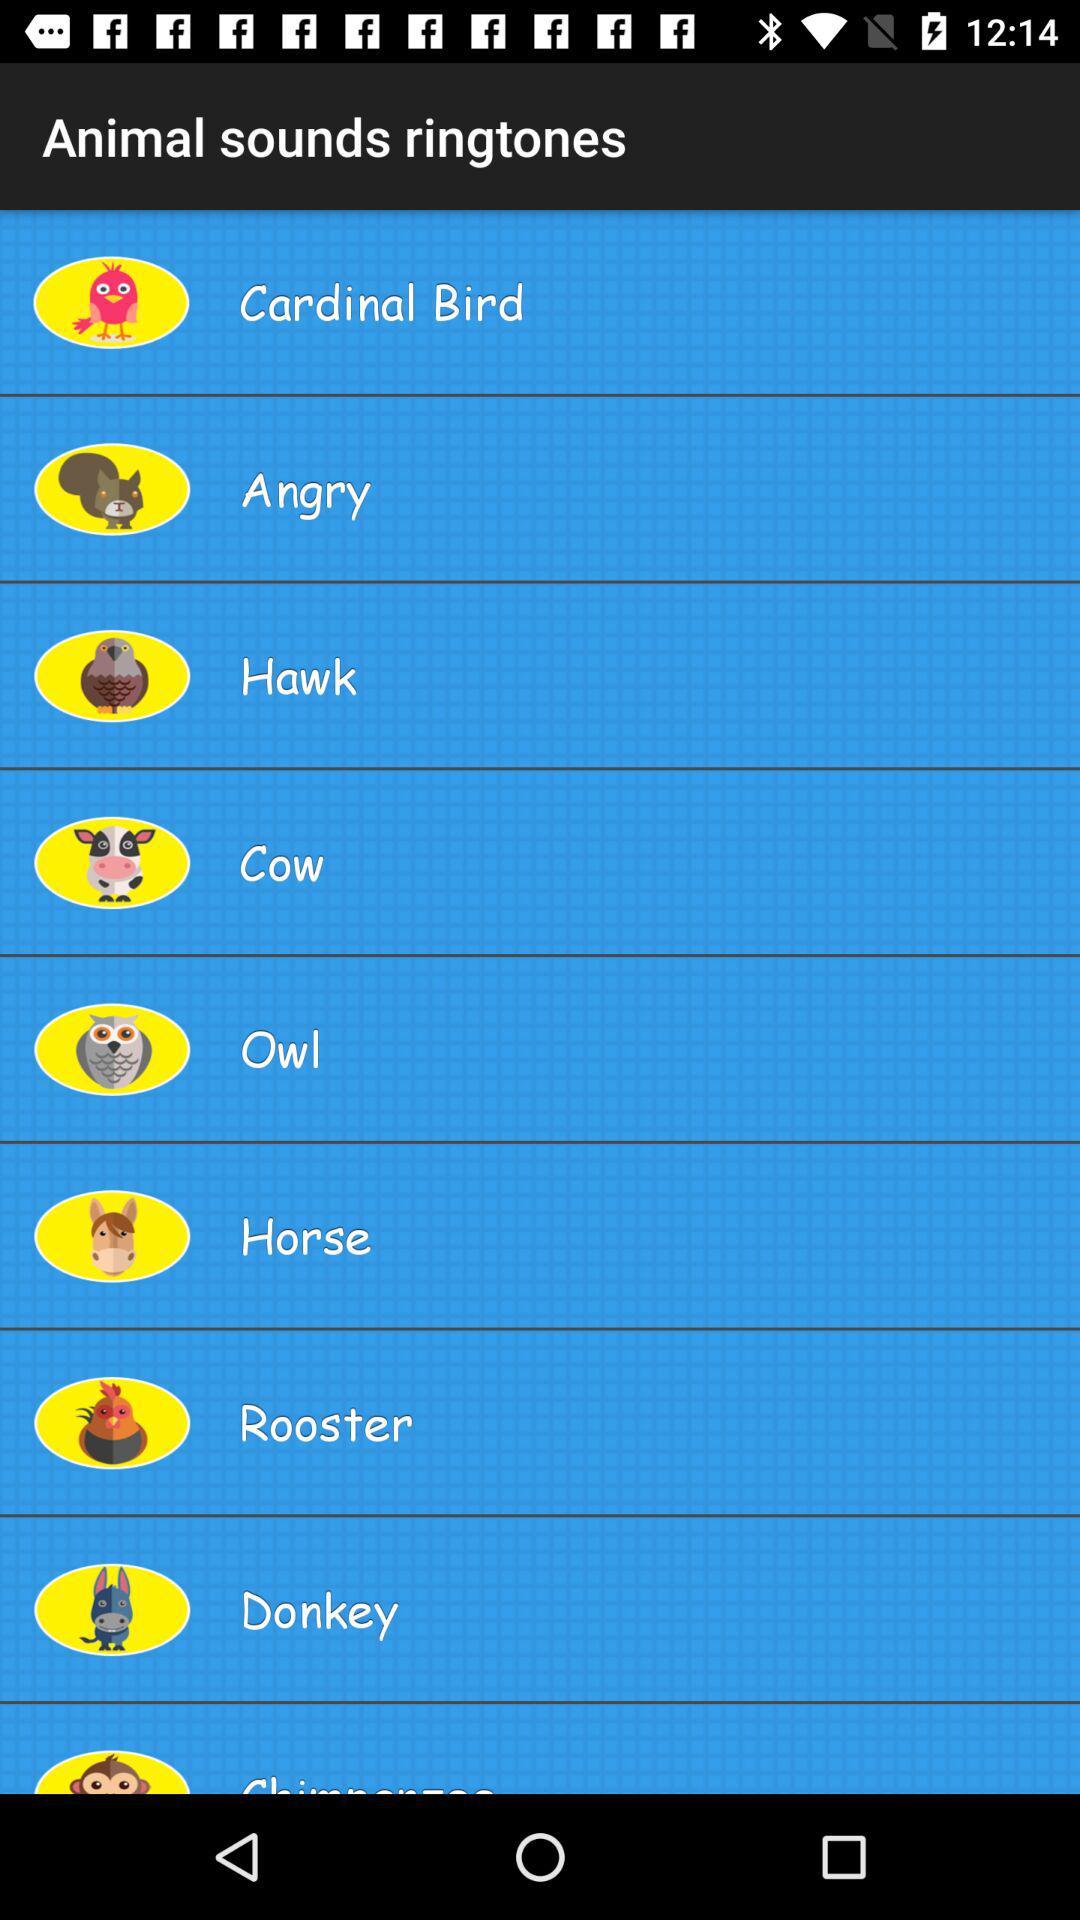  What do you see at coordinates (651, 1747) in the screenshot?
I see `the chimpanzee app` at bounding box center [651, 1747].